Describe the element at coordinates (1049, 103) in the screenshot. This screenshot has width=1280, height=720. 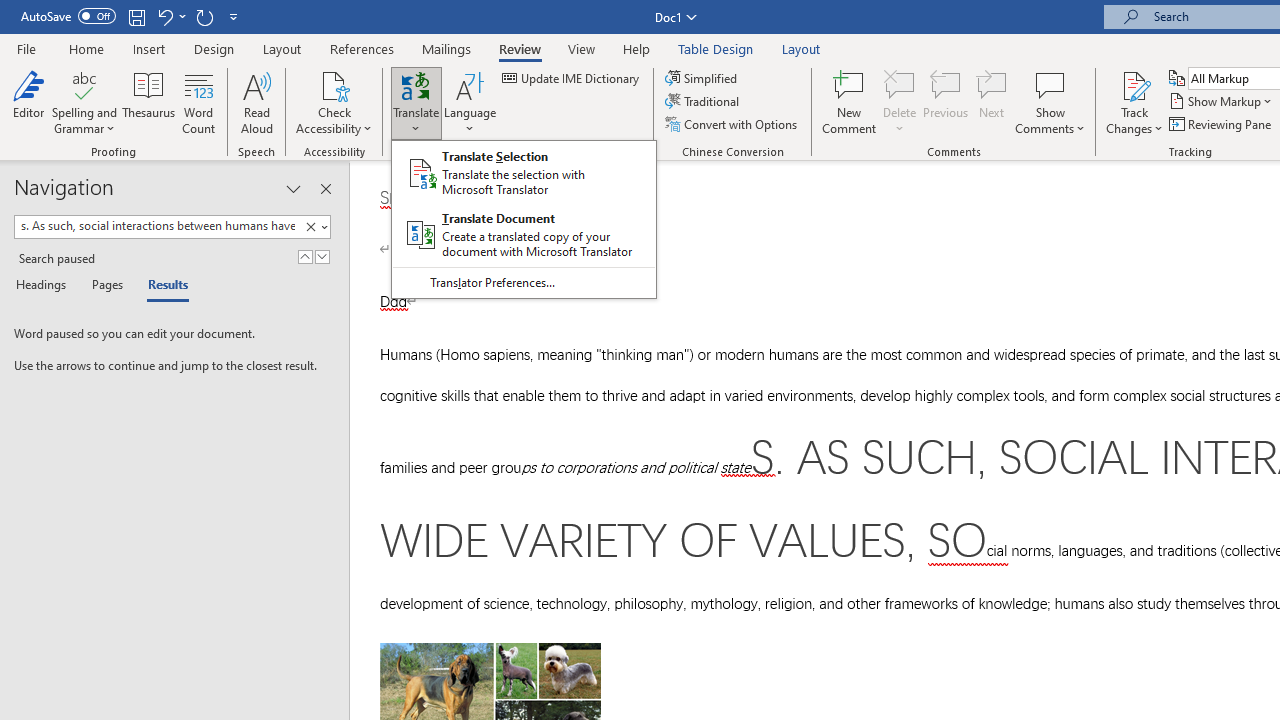
I see `'Show Comments'` at that location.